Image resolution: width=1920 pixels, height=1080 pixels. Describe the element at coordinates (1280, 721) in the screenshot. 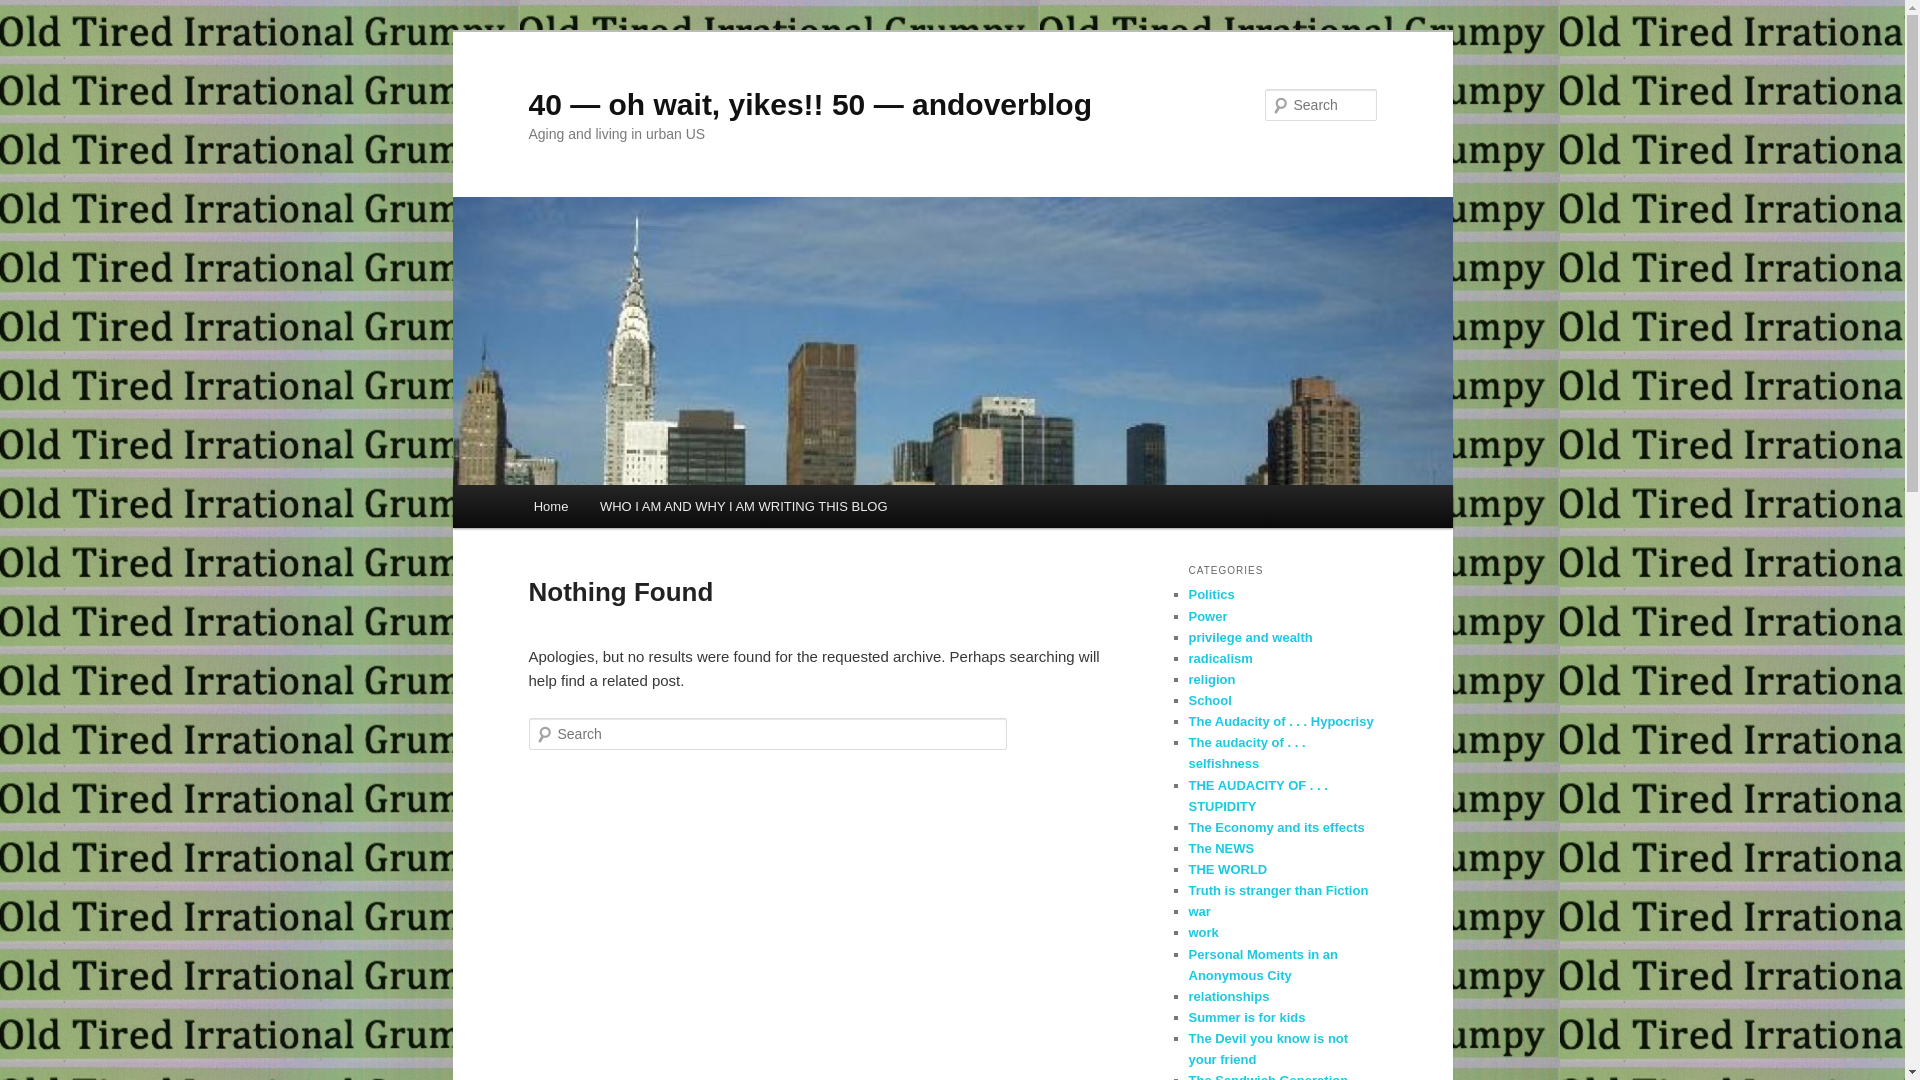

I see `'The Audacity of . . . Hypocrisy'` at that location.